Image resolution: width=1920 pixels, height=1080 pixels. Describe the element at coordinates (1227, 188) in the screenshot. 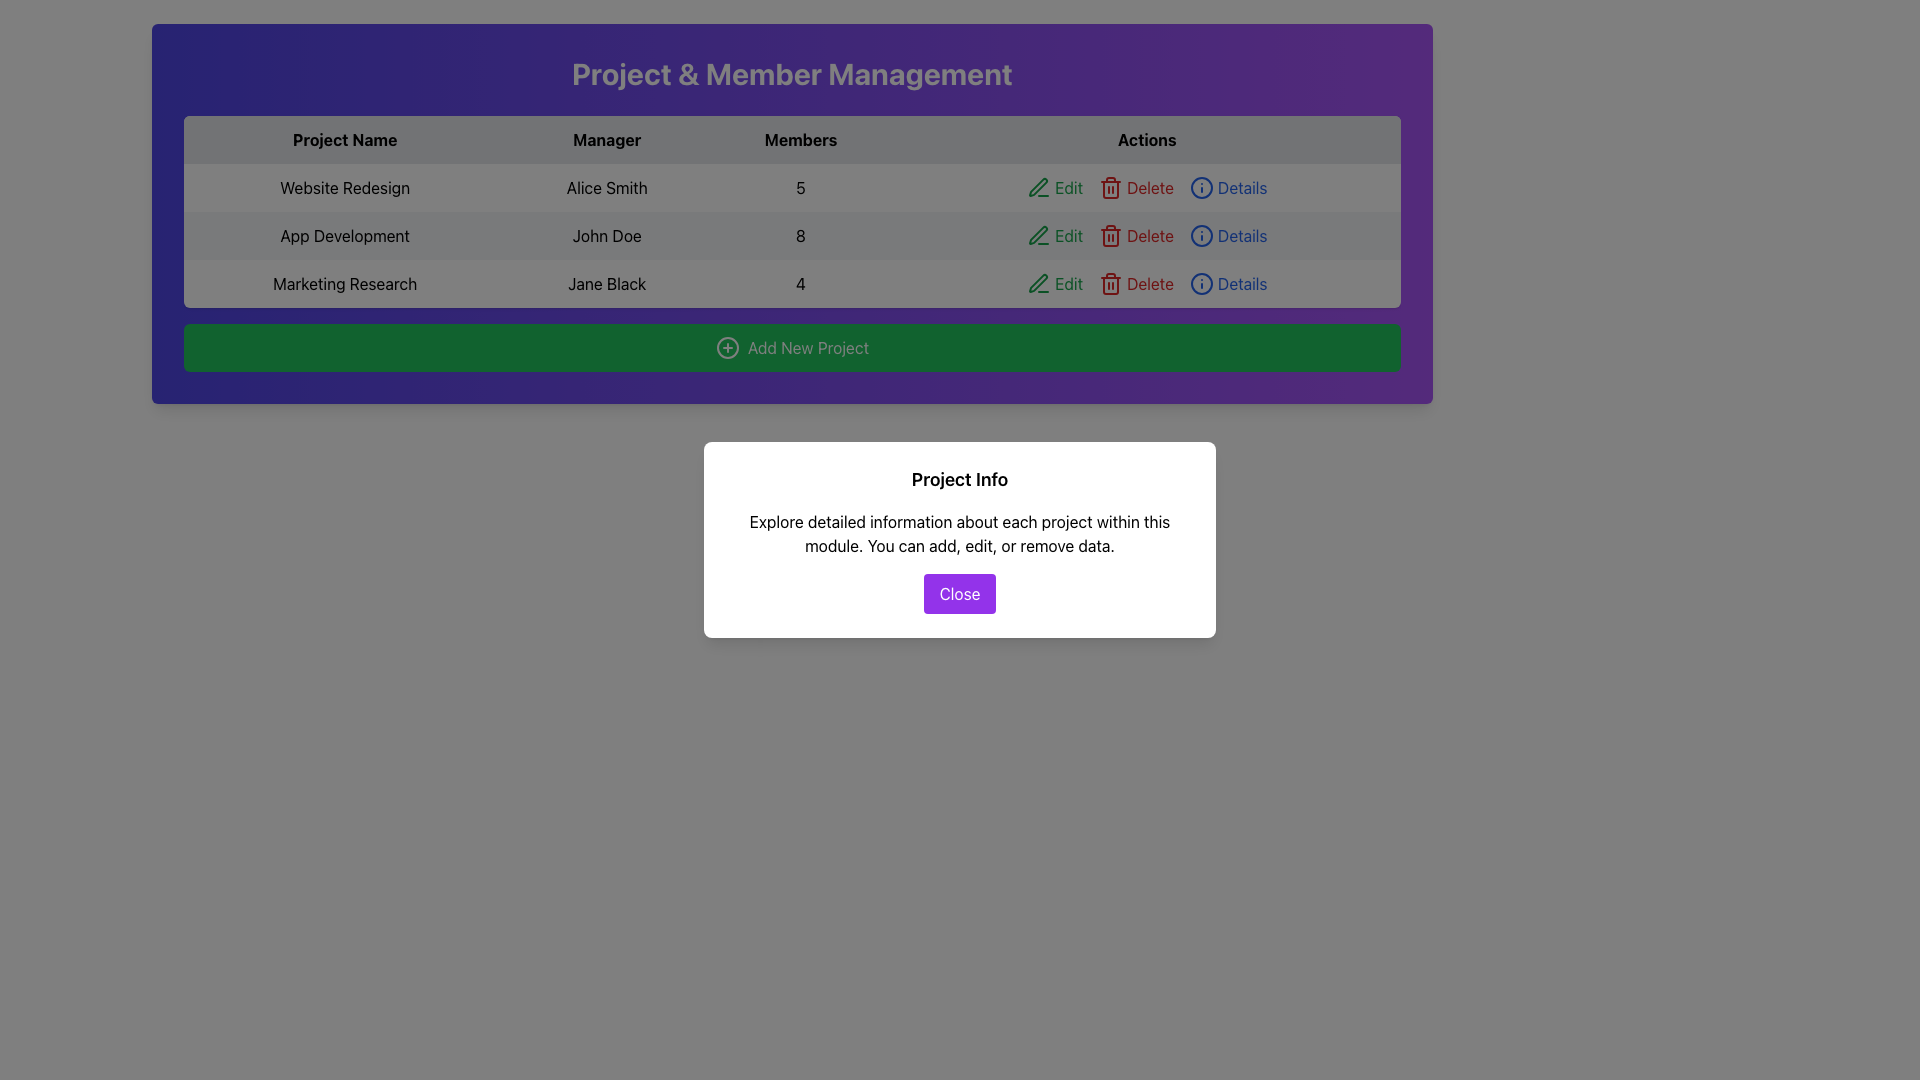

I see `the third action button in the 'Actions' column of the 'Project & Member Management' table` at that location.